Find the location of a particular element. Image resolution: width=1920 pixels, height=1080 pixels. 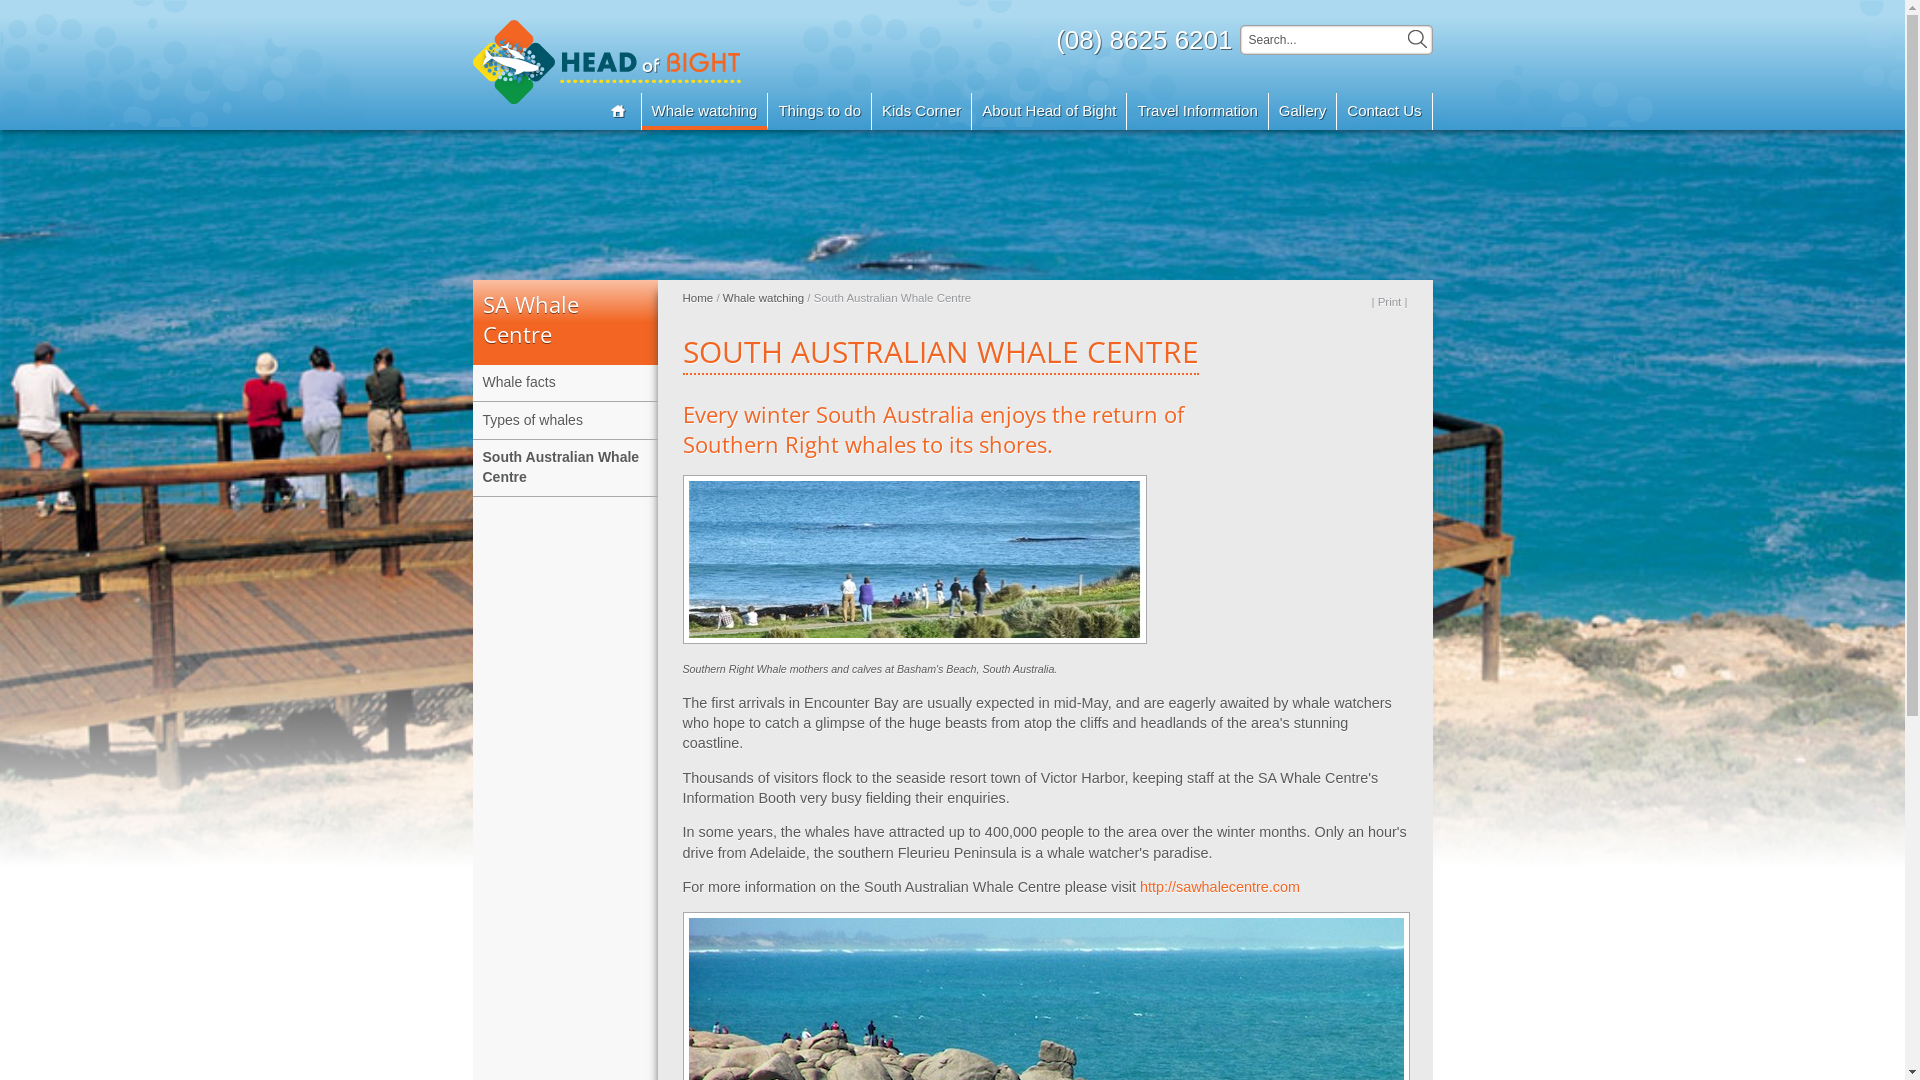

'Things to do' is located at coordinates (820, 111).